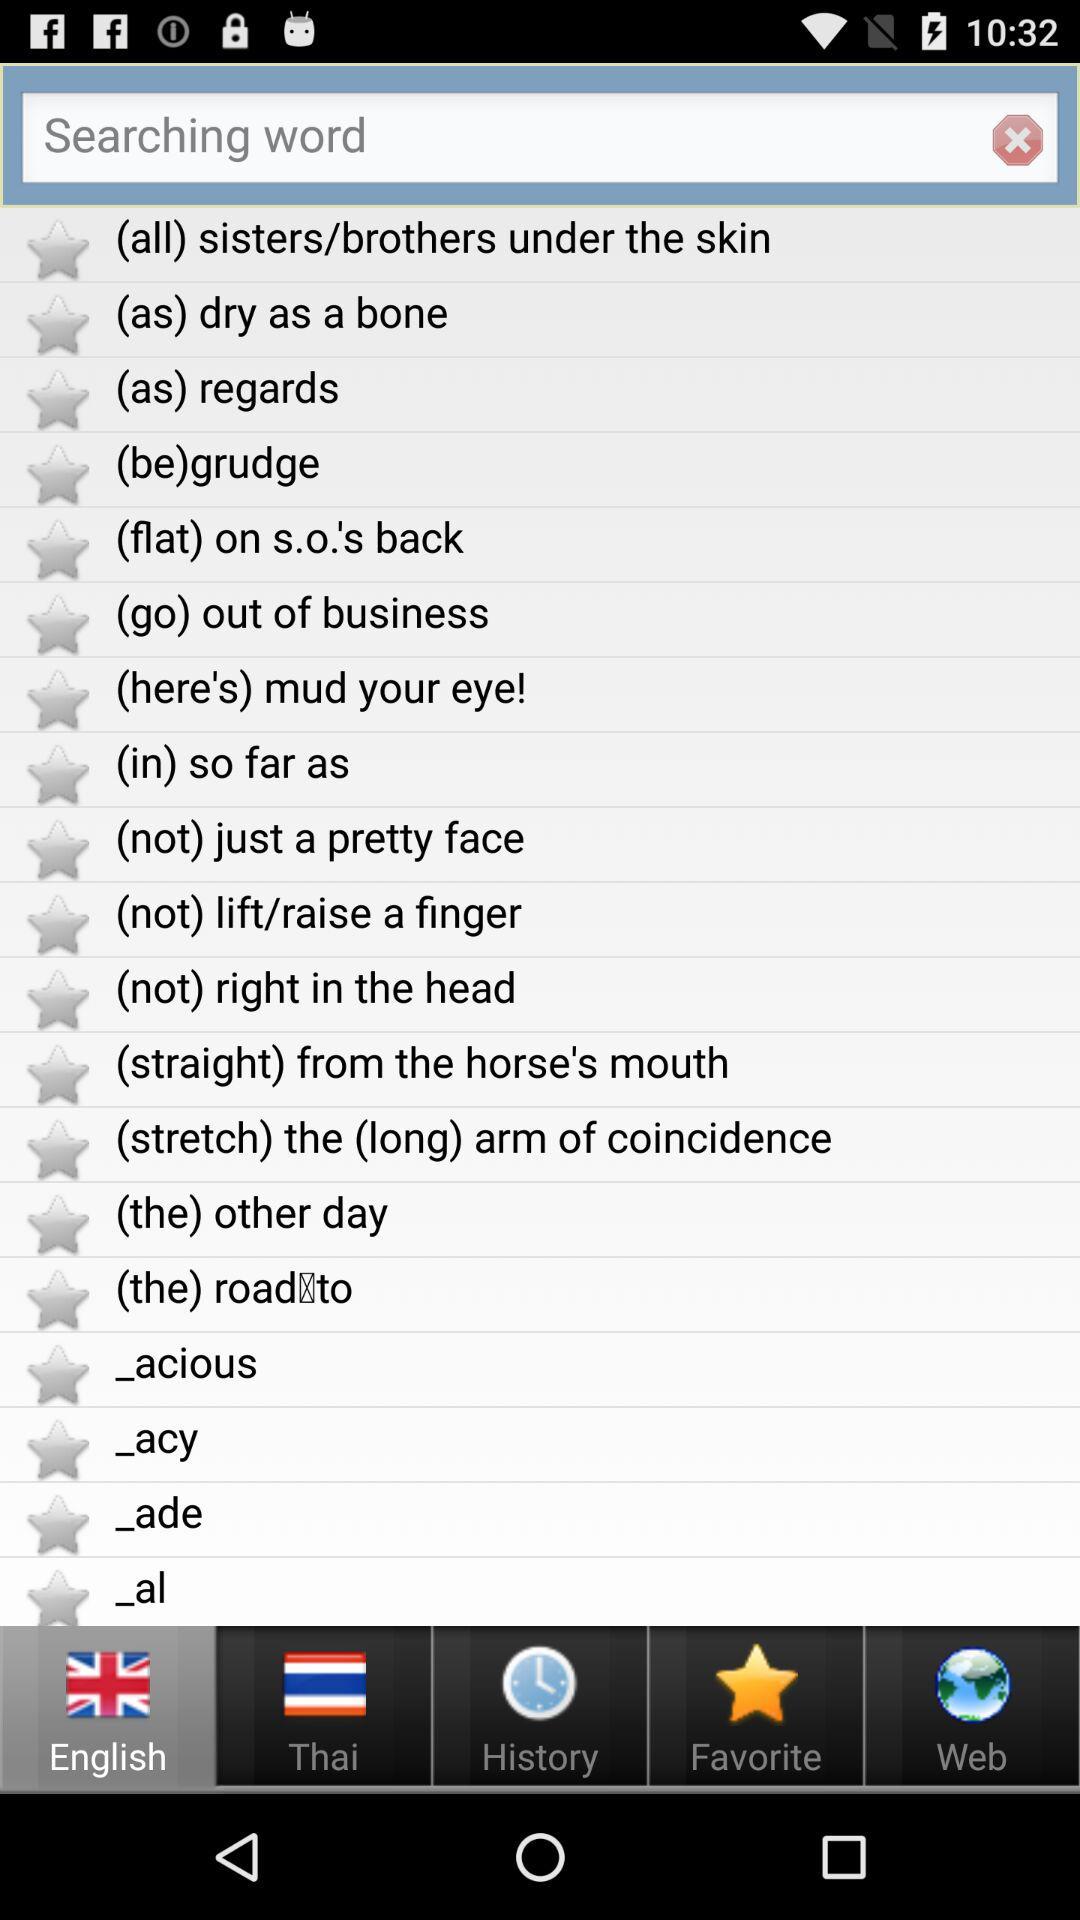 This screenshot has height=1920, width=1080. Describe the element at coordinates (596, 386) in the screenshot. I see `(as) regards app` at that location.